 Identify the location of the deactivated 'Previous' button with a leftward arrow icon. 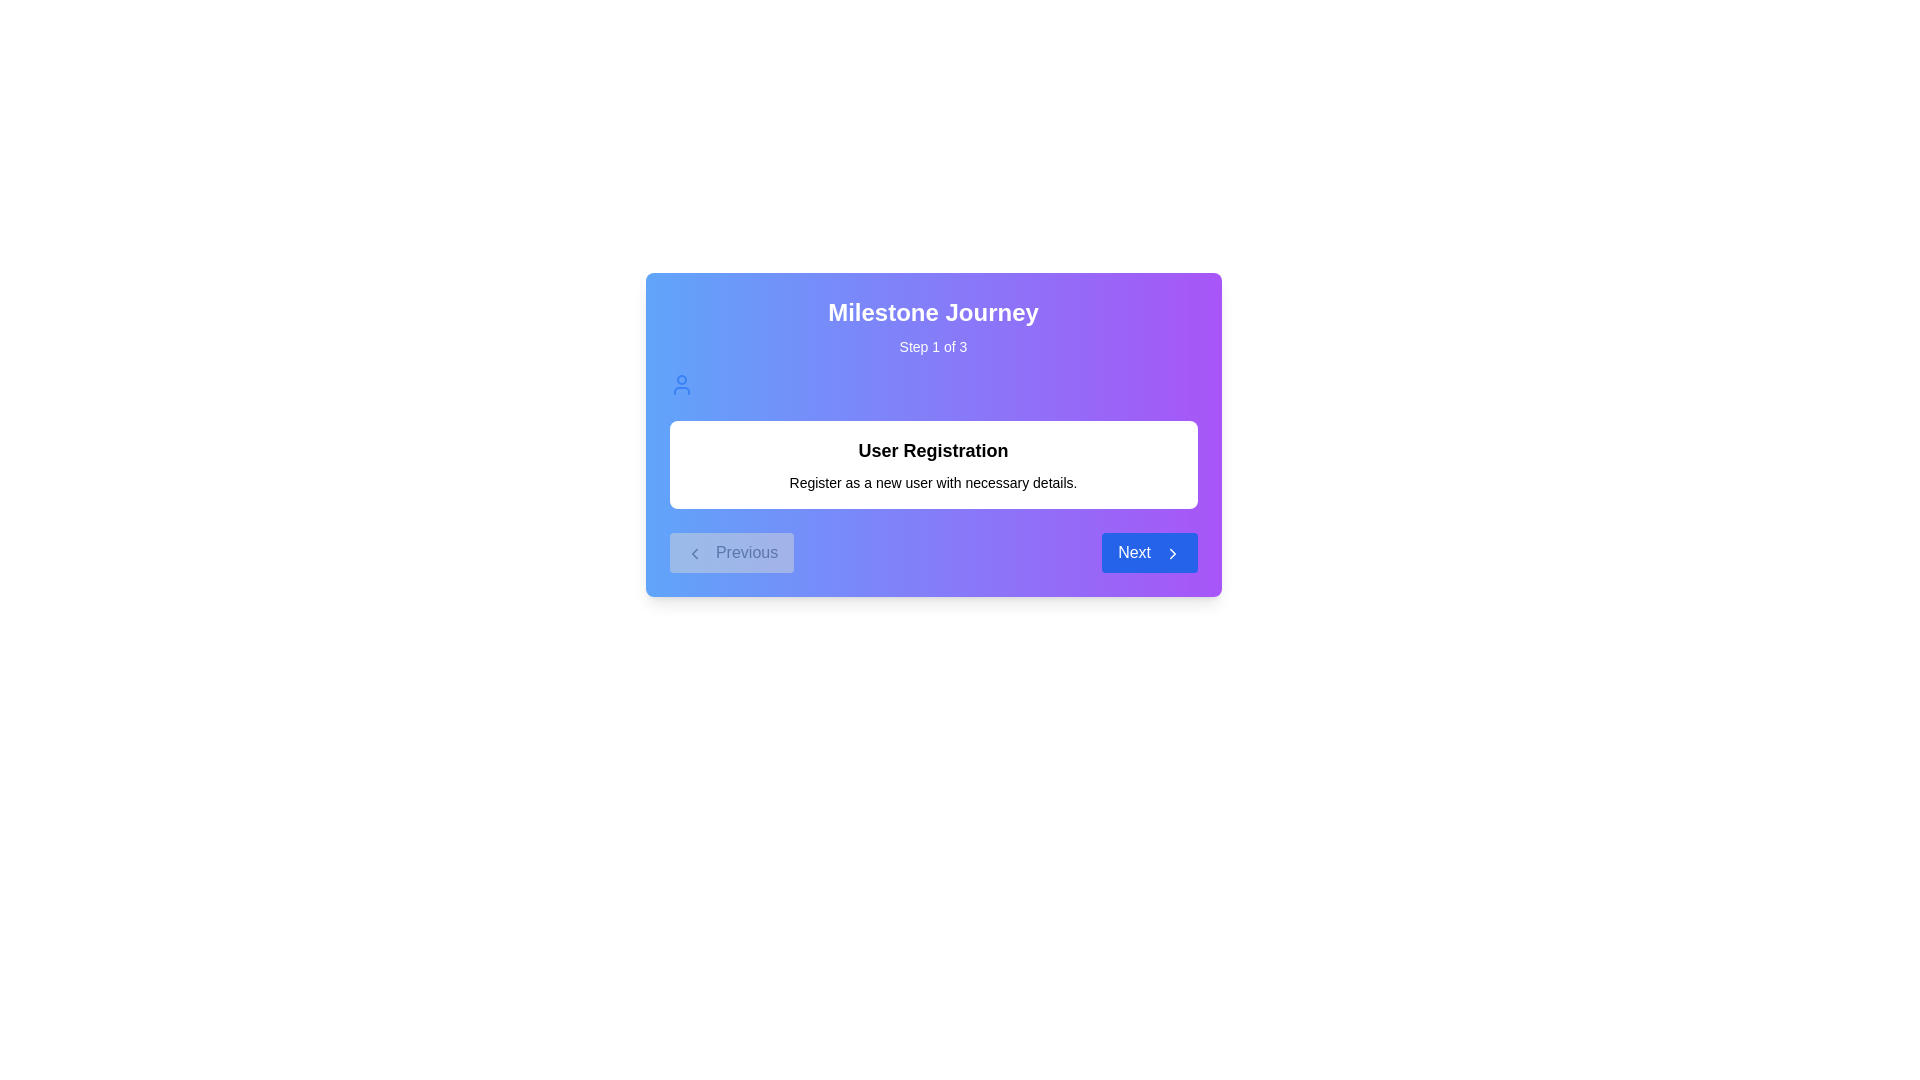
(730, 552).